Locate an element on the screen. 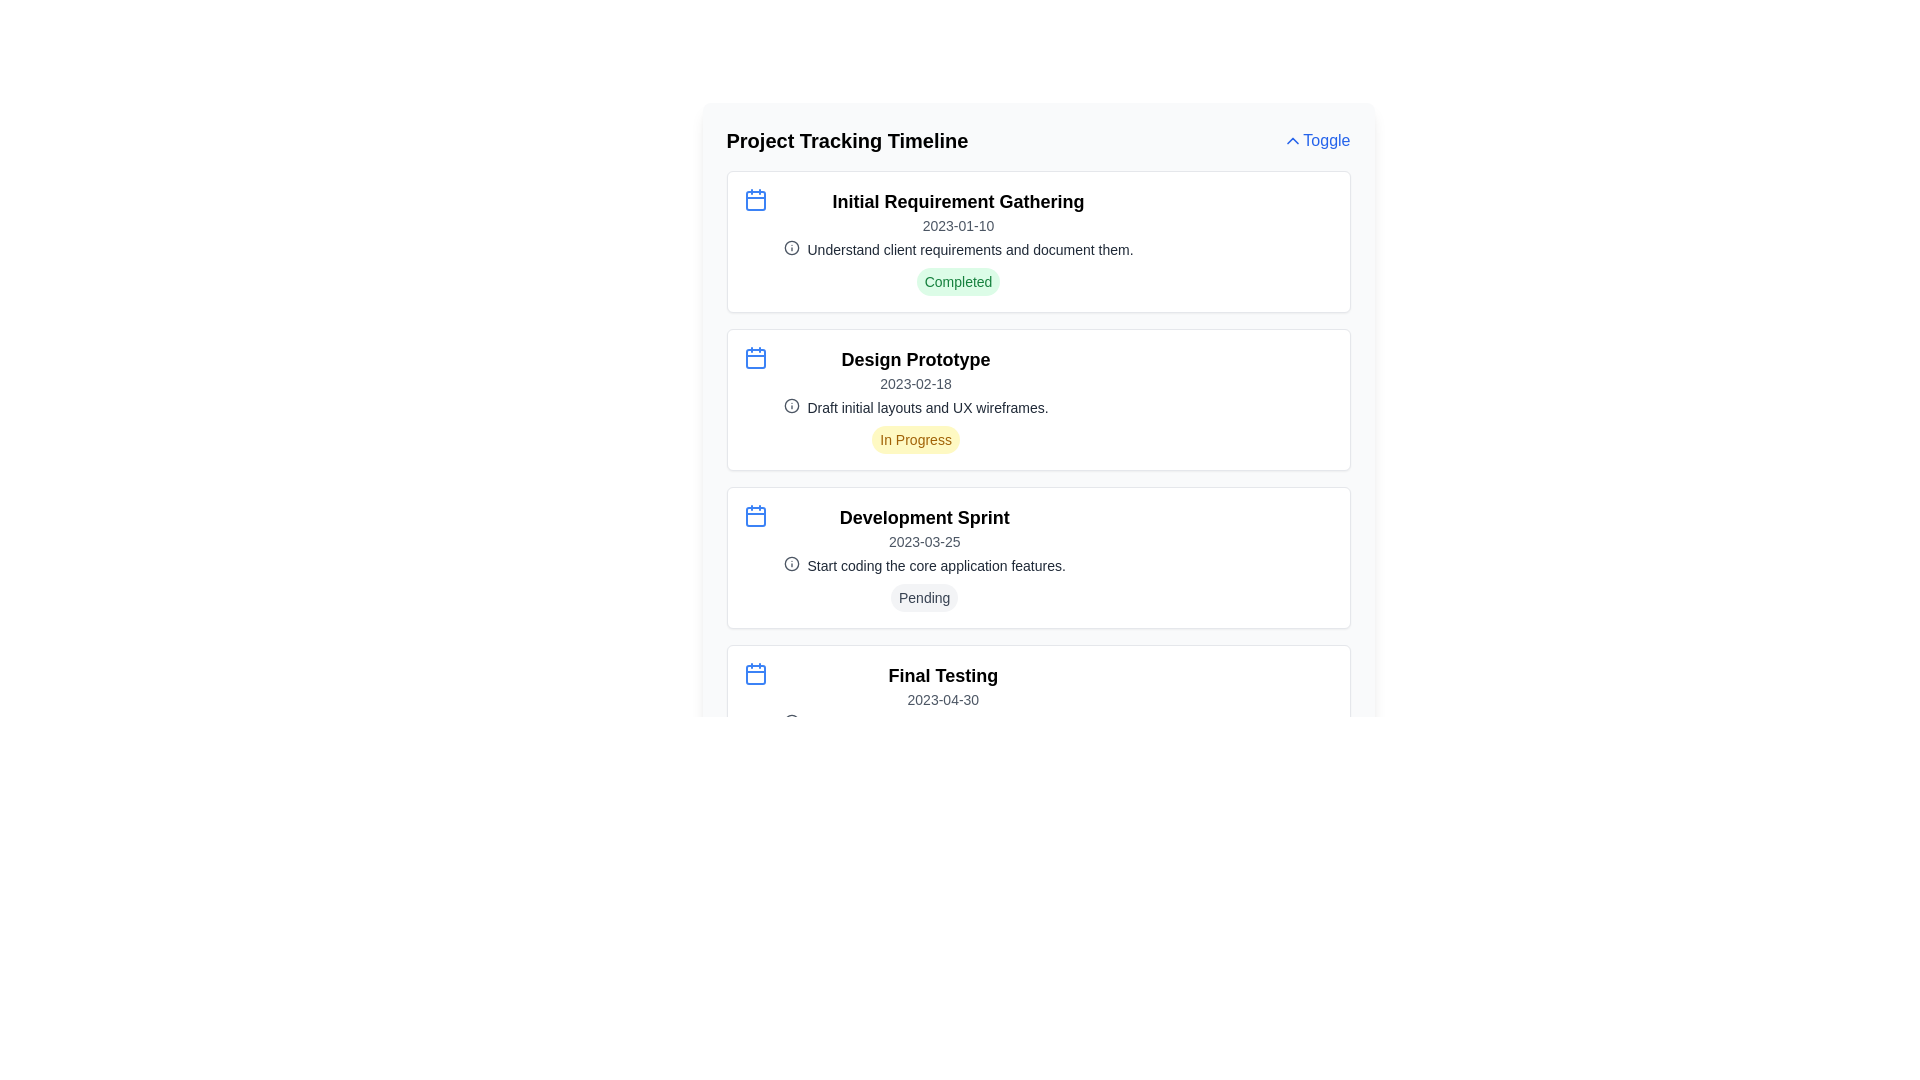 This screenshot has height=1080, width=1920. the info icon in the task content block located between 'Design Prototype' and 'Final Testing' is located at coordinates (923, 558).